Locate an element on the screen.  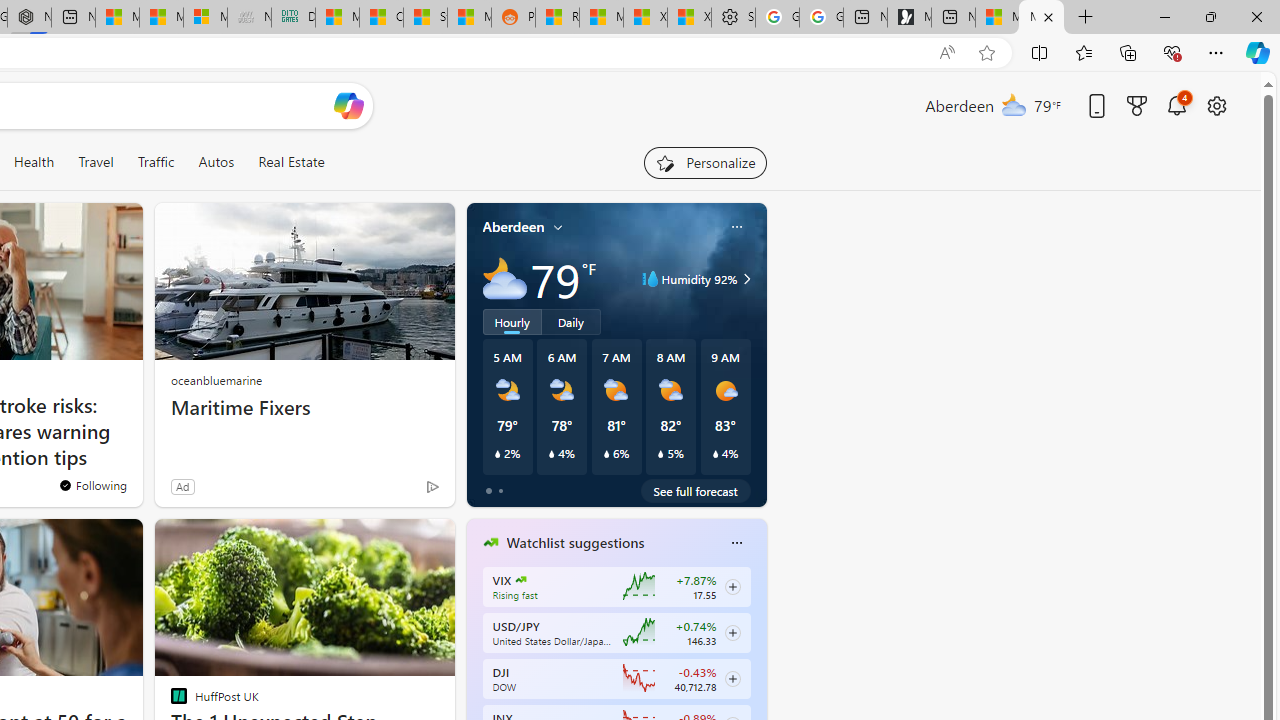
'R******* | Trusted Community Engagement and Contributions' is located at coordinates (557, 17).